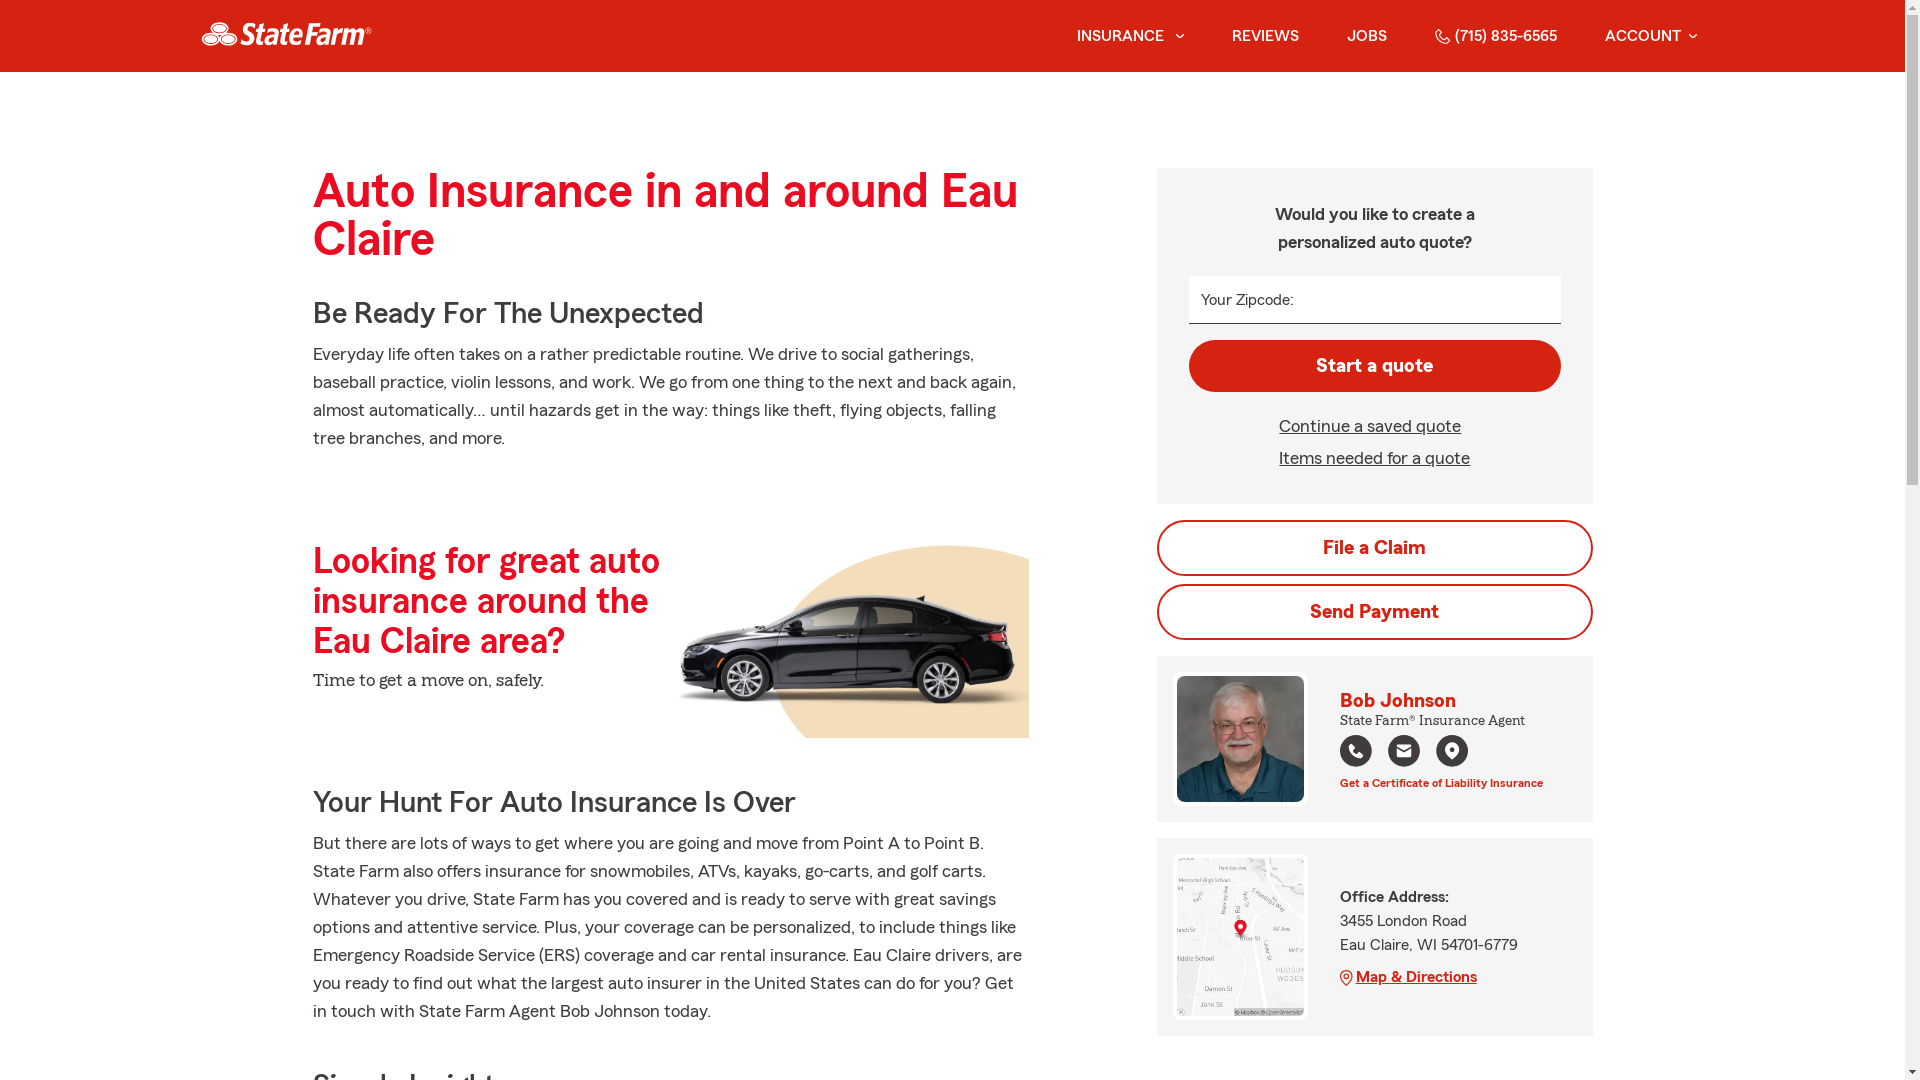 The width and height of the screenshot is (1920, 1080). Describe the element at coordinates (1373, 611) in the screenshot. I see `'Send Payment'` at that location.